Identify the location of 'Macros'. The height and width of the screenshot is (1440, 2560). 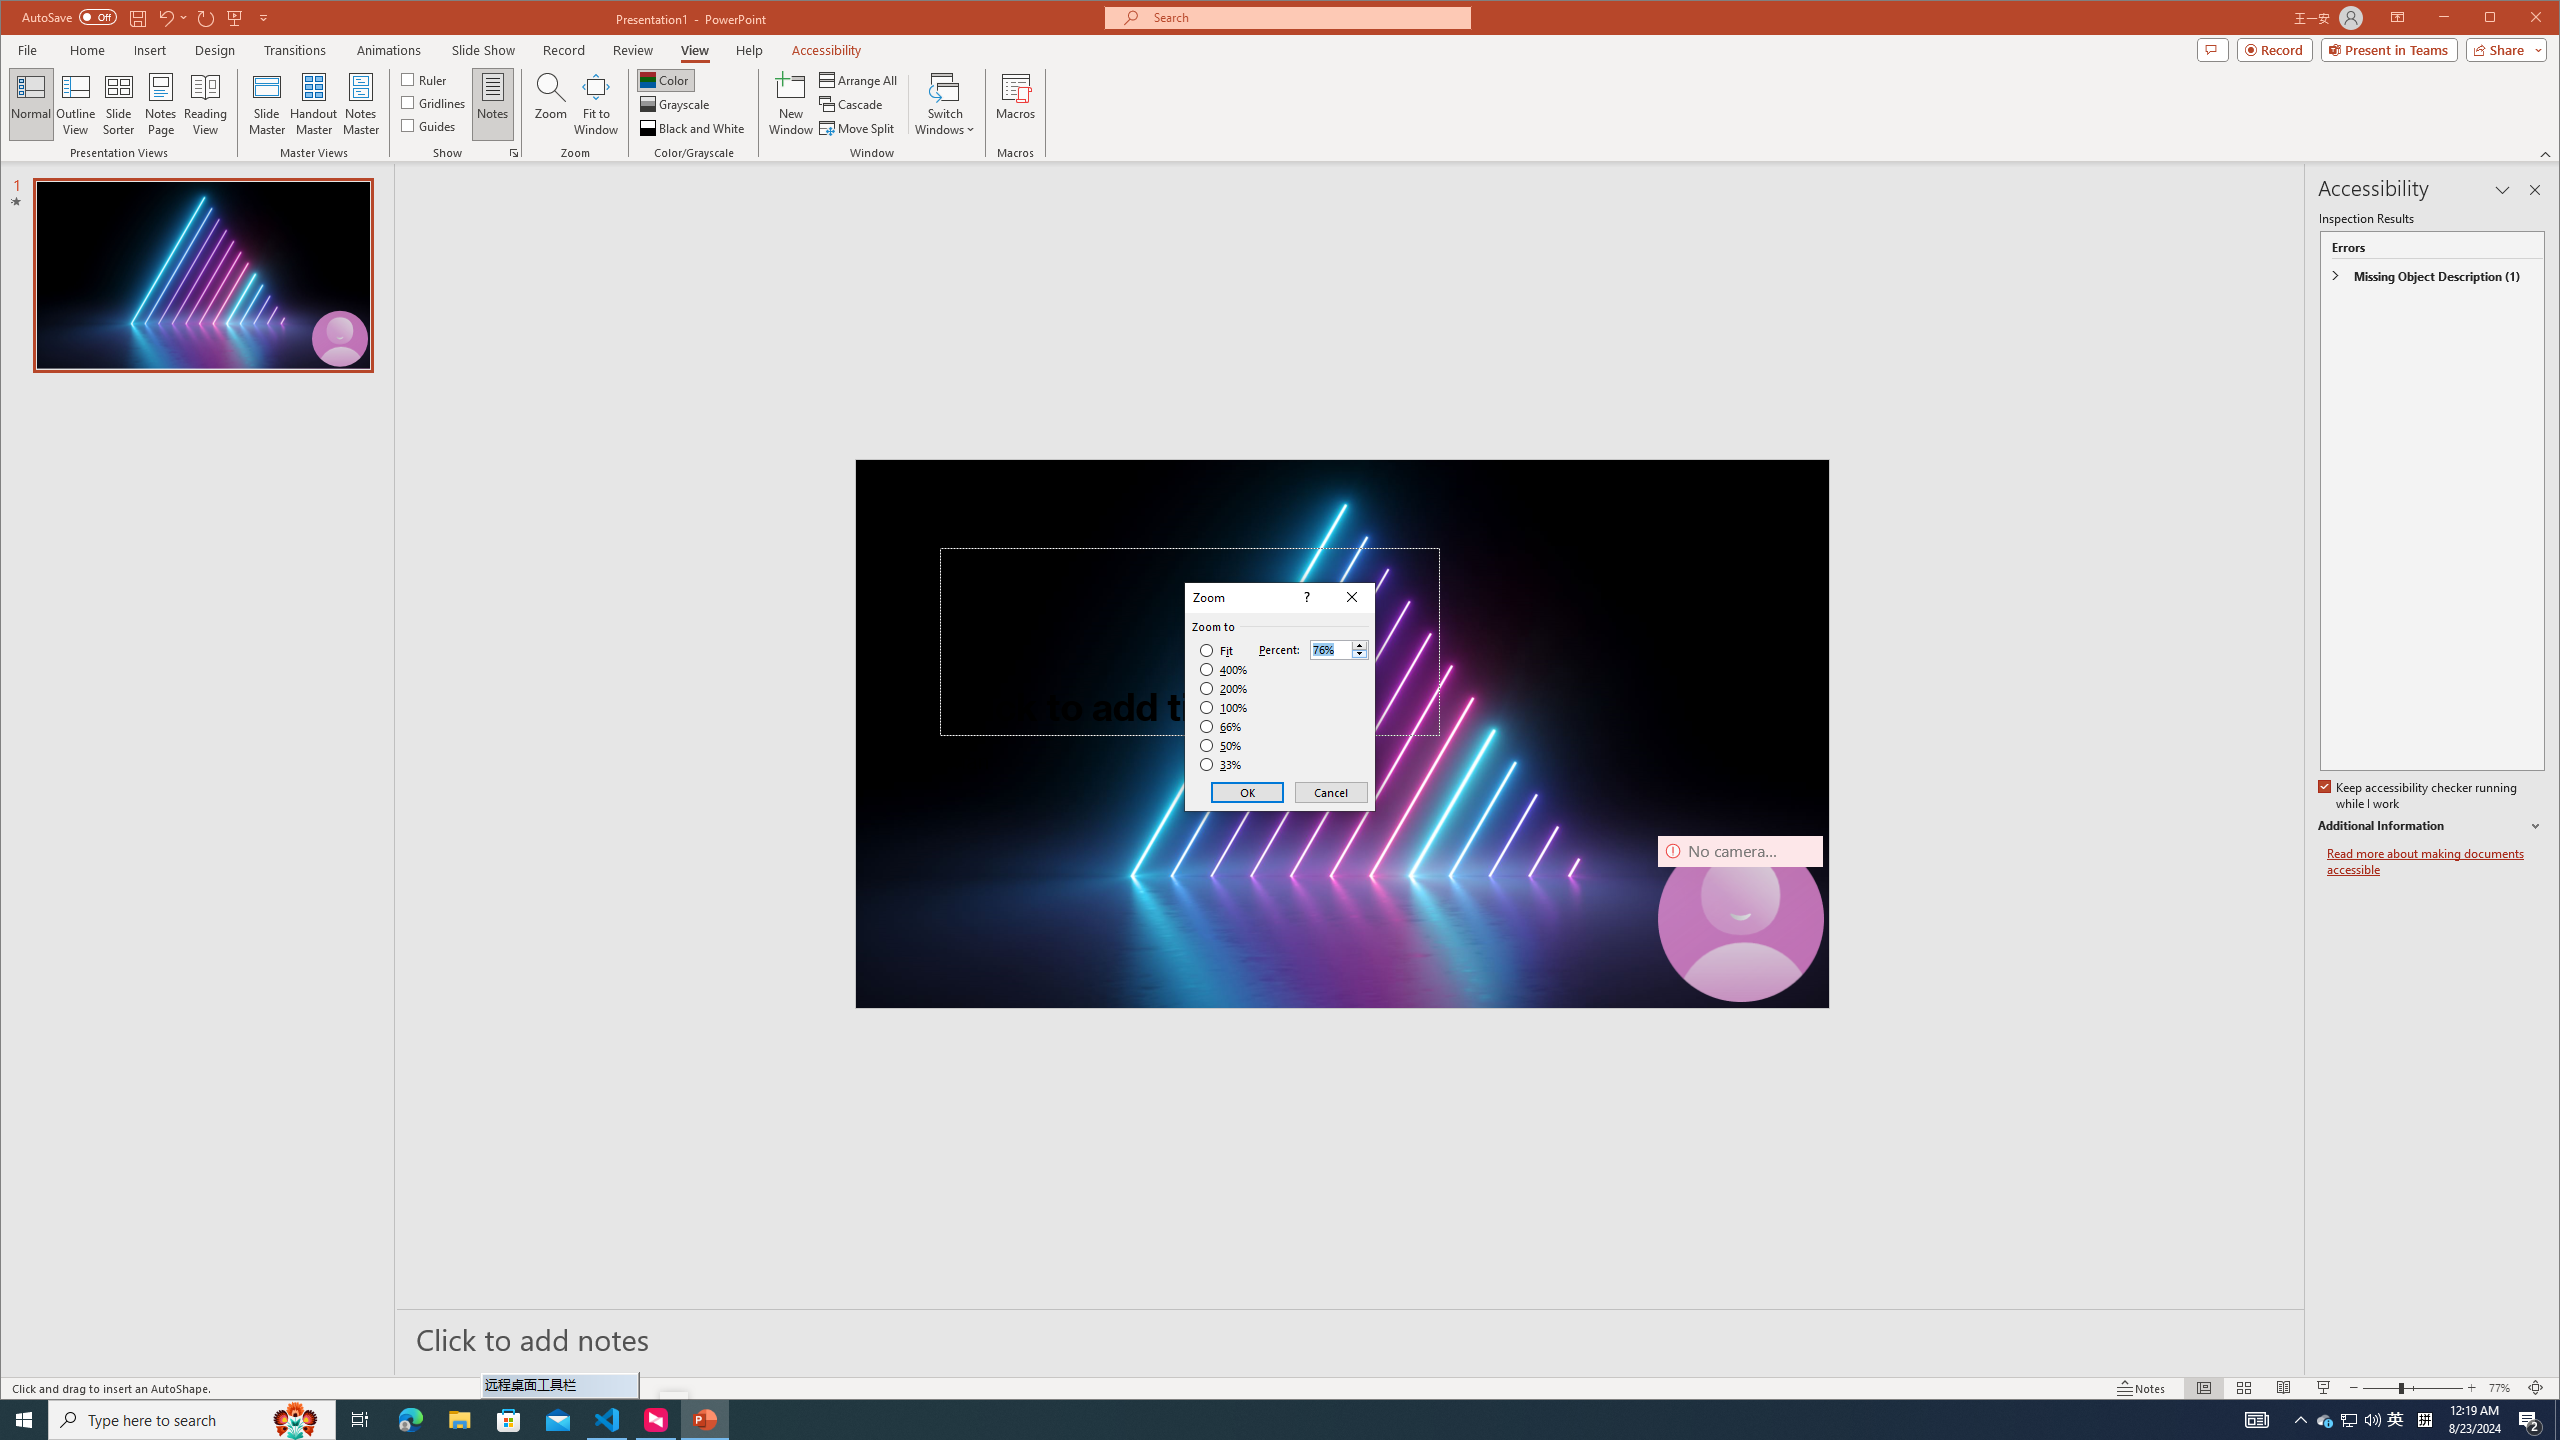
(1015, 103).